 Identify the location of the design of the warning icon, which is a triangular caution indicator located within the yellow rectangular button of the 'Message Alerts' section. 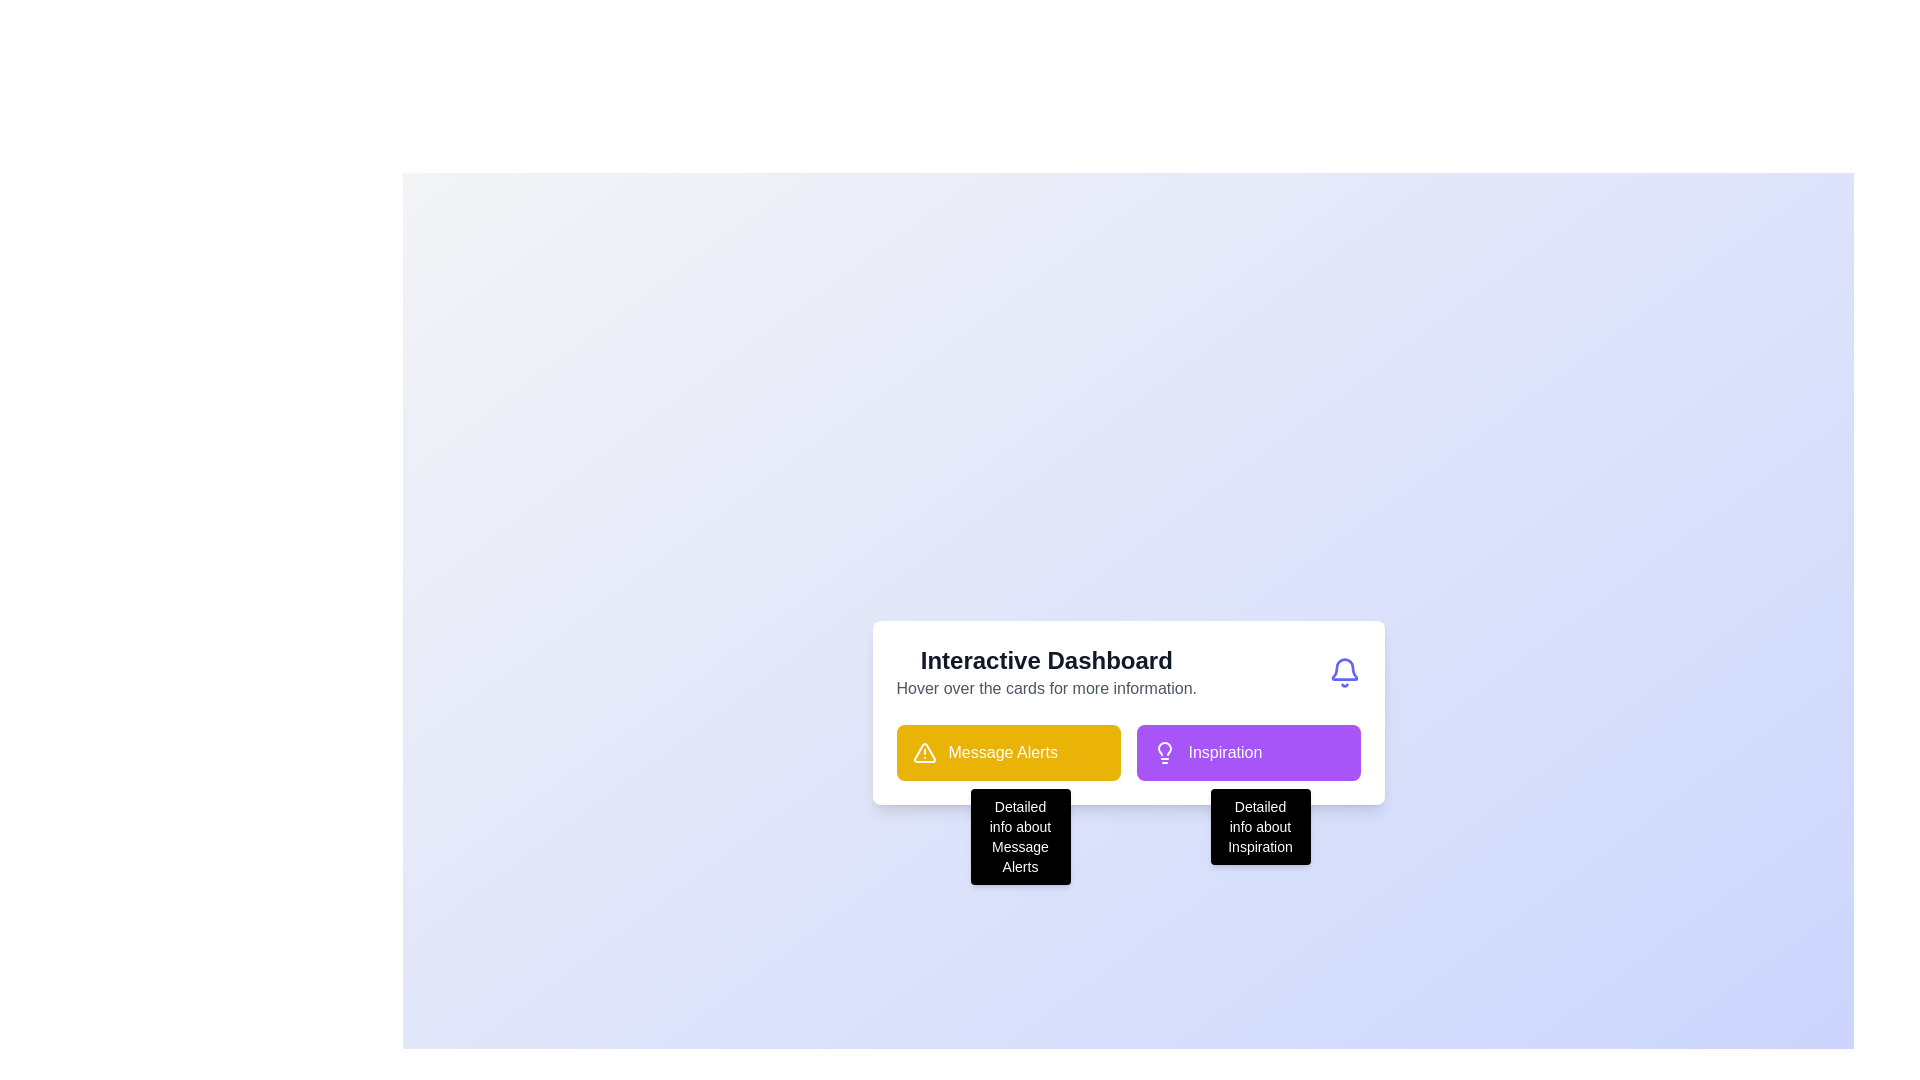
(923, 752).